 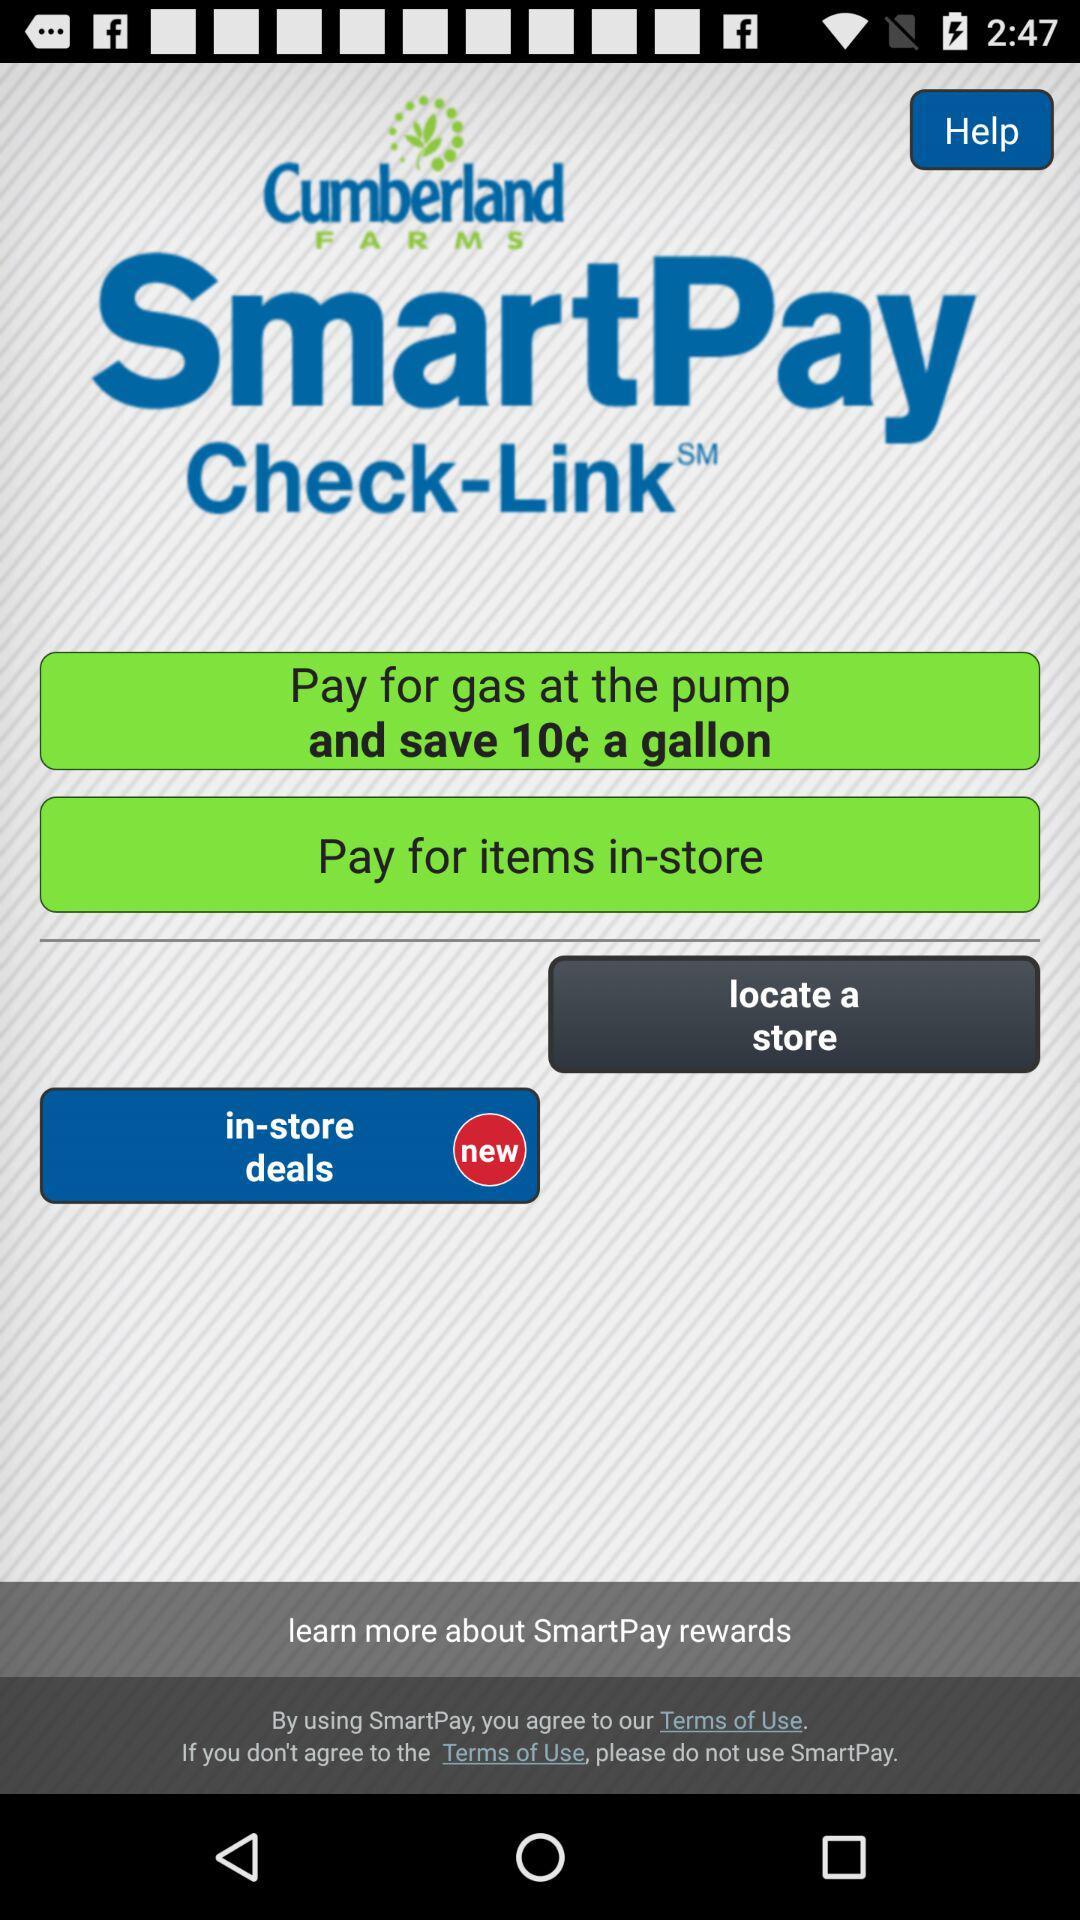 I want to click on locate a, so click(x=793, y=1014).